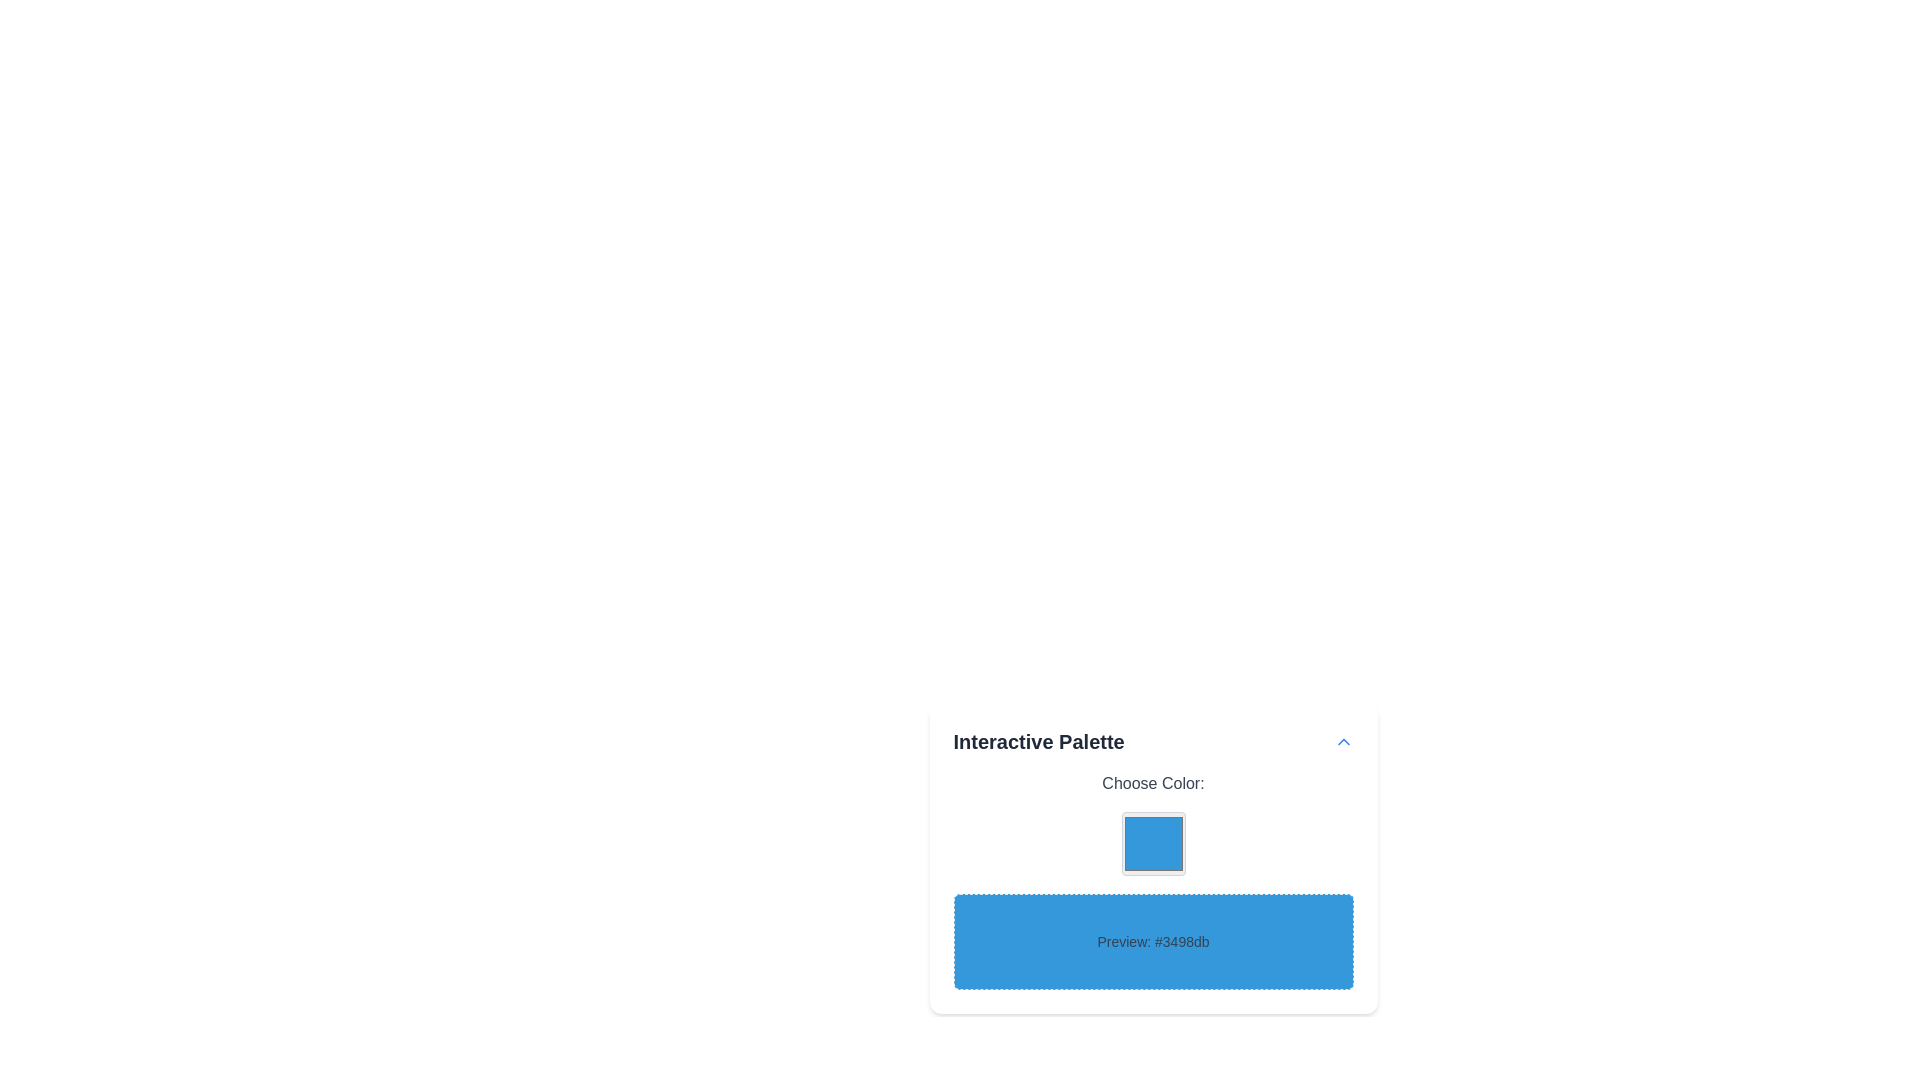 The image size is (1920, 1080). I want to click on the color display box in the Interactive color selection component, so click(1153, 879).